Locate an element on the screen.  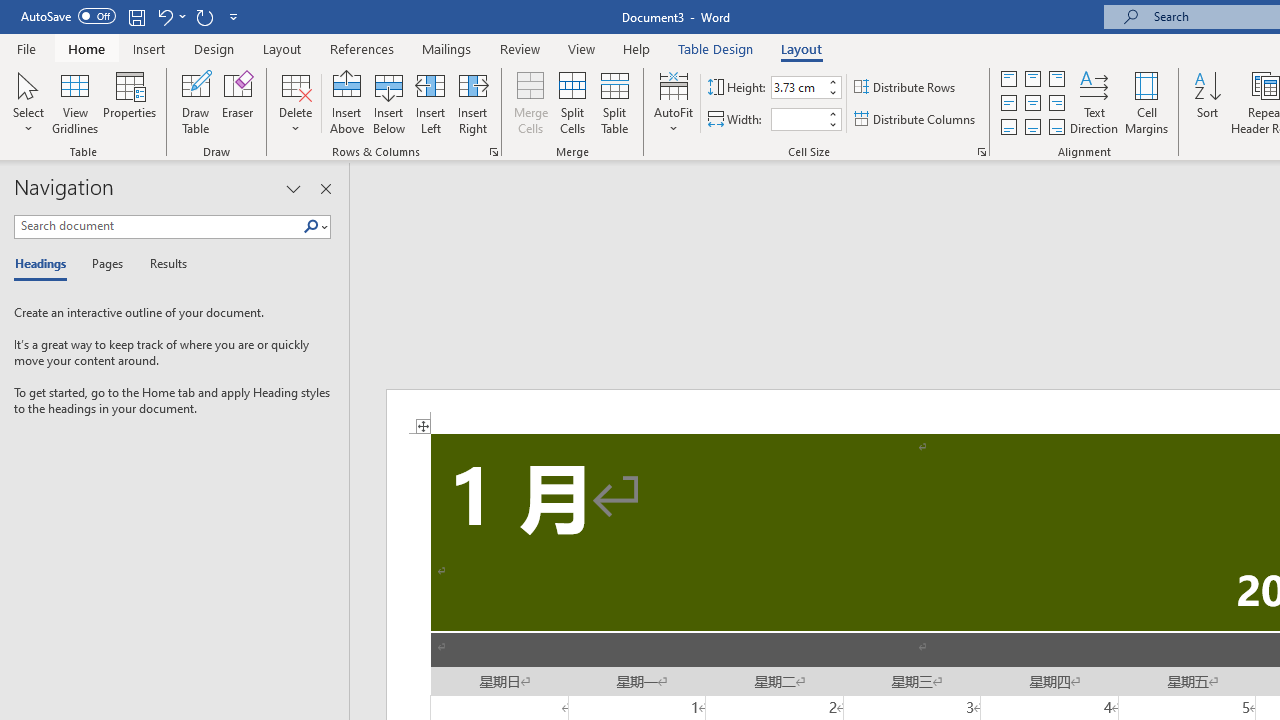
'Delete' is located at coordinates (295, 103).